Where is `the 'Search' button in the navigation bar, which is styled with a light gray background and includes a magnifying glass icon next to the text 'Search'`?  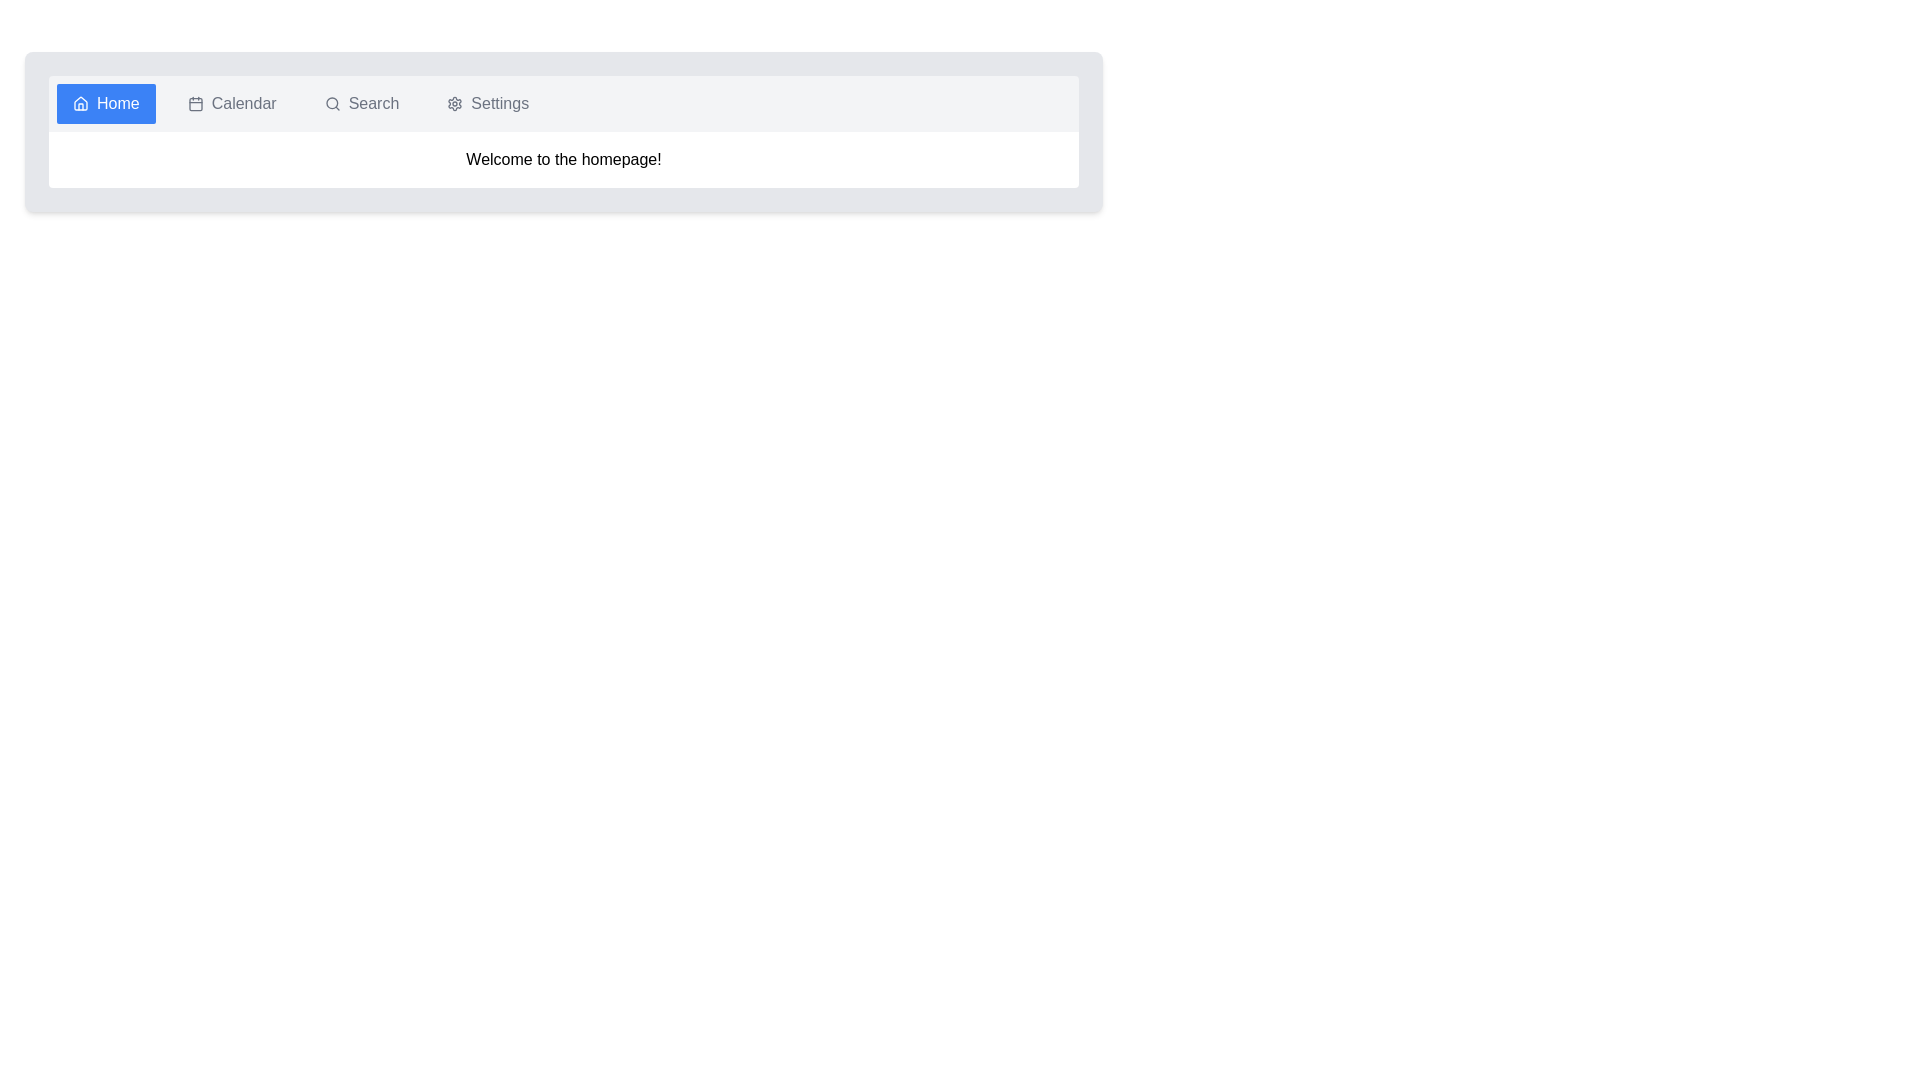
the 'Search' button in the navigation bar, which is styled with a light gray background and includes a magnifying glass icon next to the text 'Search' is located at coordinates (361, 104).